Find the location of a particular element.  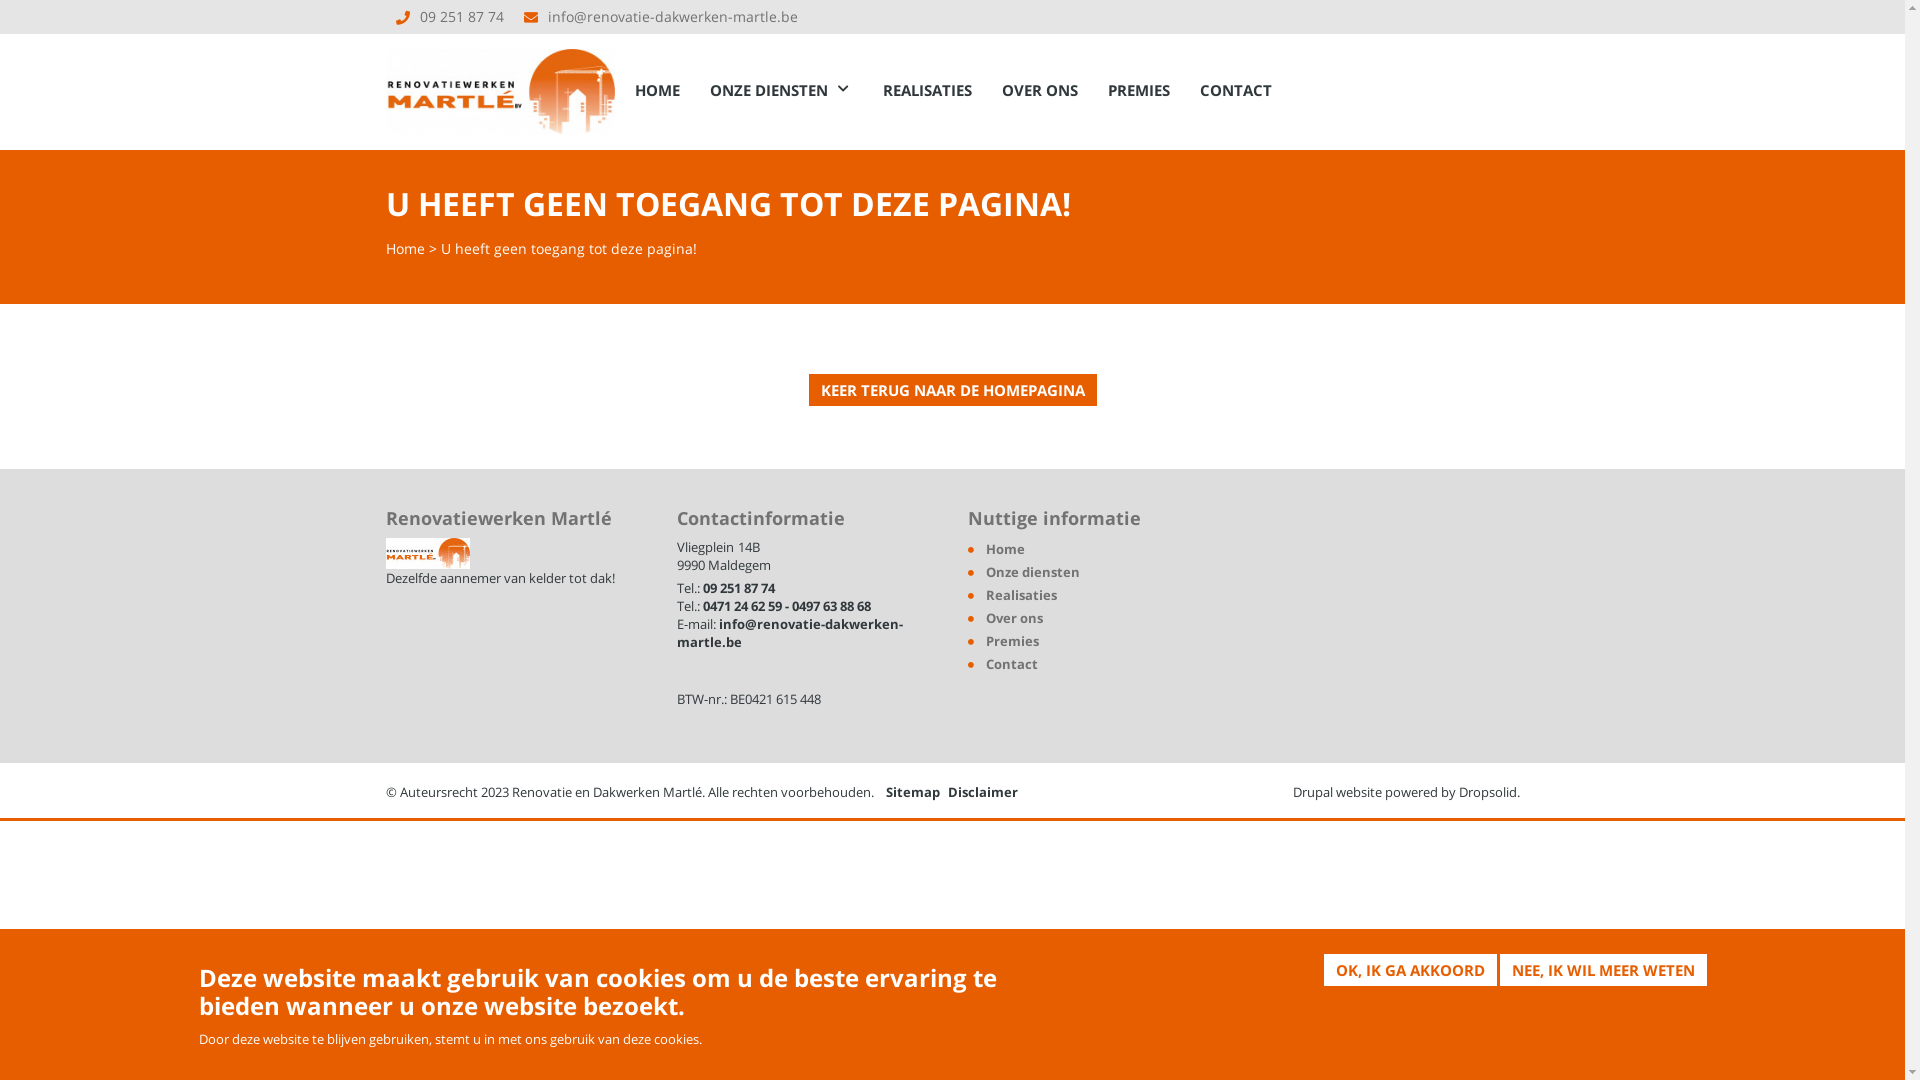

'Sitemap' is located at coordinates (911, 790).